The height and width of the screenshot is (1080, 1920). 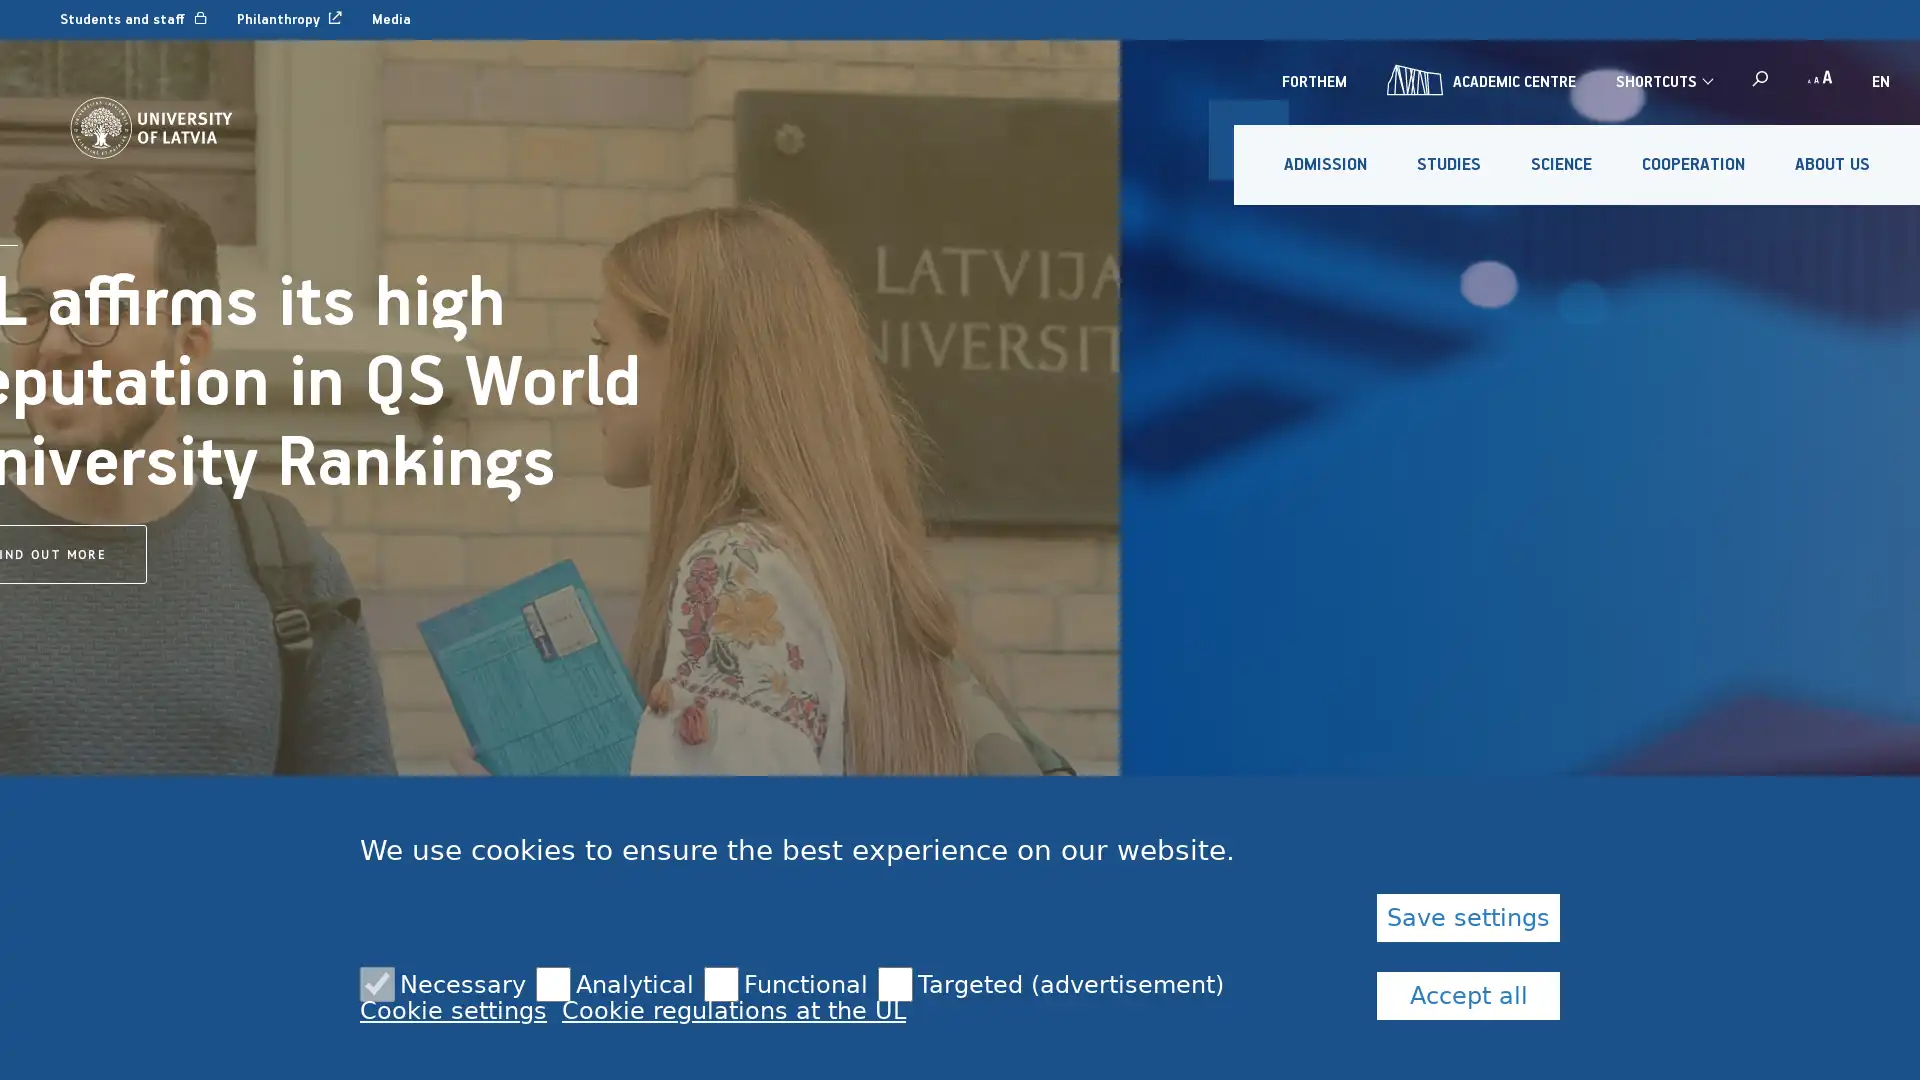 What do you see at coordinates (1449, 164) in the screenshot?
I see `STUDIES` at bounding box center [1449, 164].